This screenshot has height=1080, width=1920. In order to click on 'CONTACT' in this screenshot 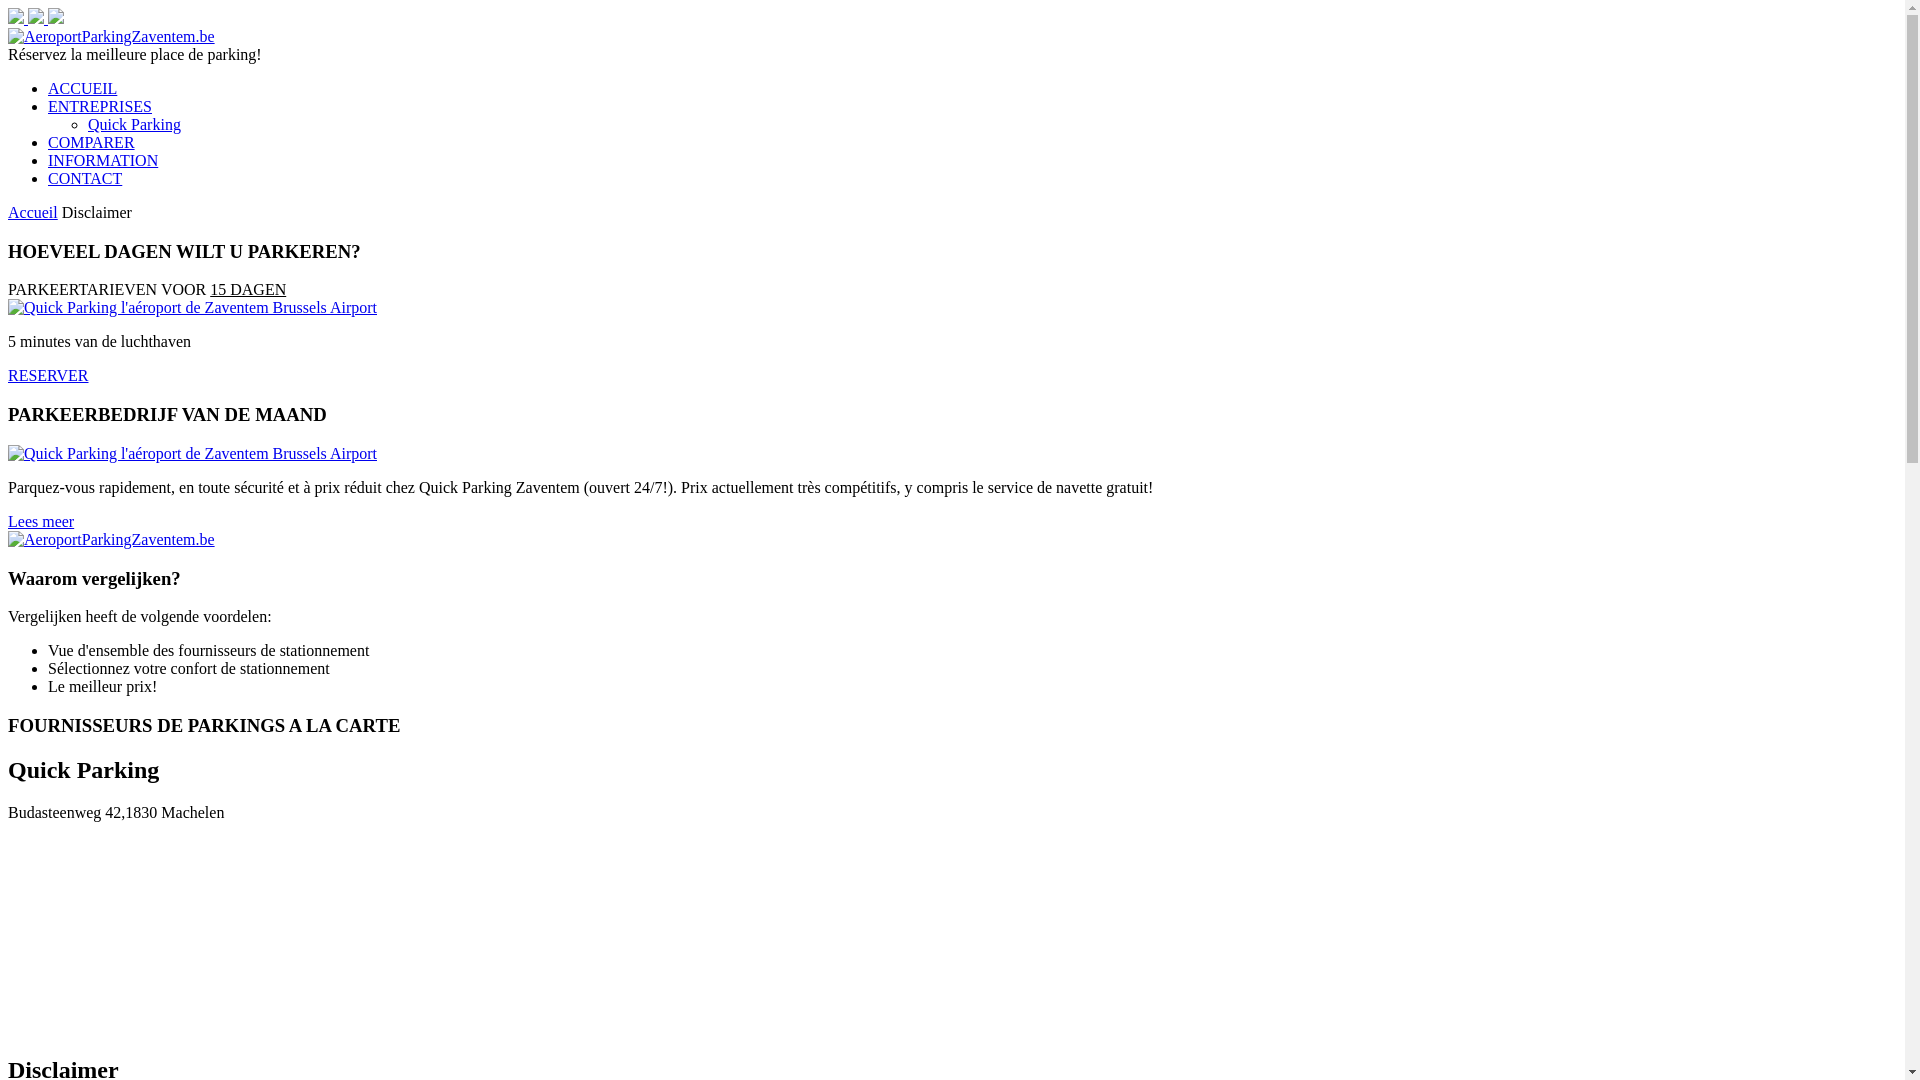, I will do `click(84, 177)`.